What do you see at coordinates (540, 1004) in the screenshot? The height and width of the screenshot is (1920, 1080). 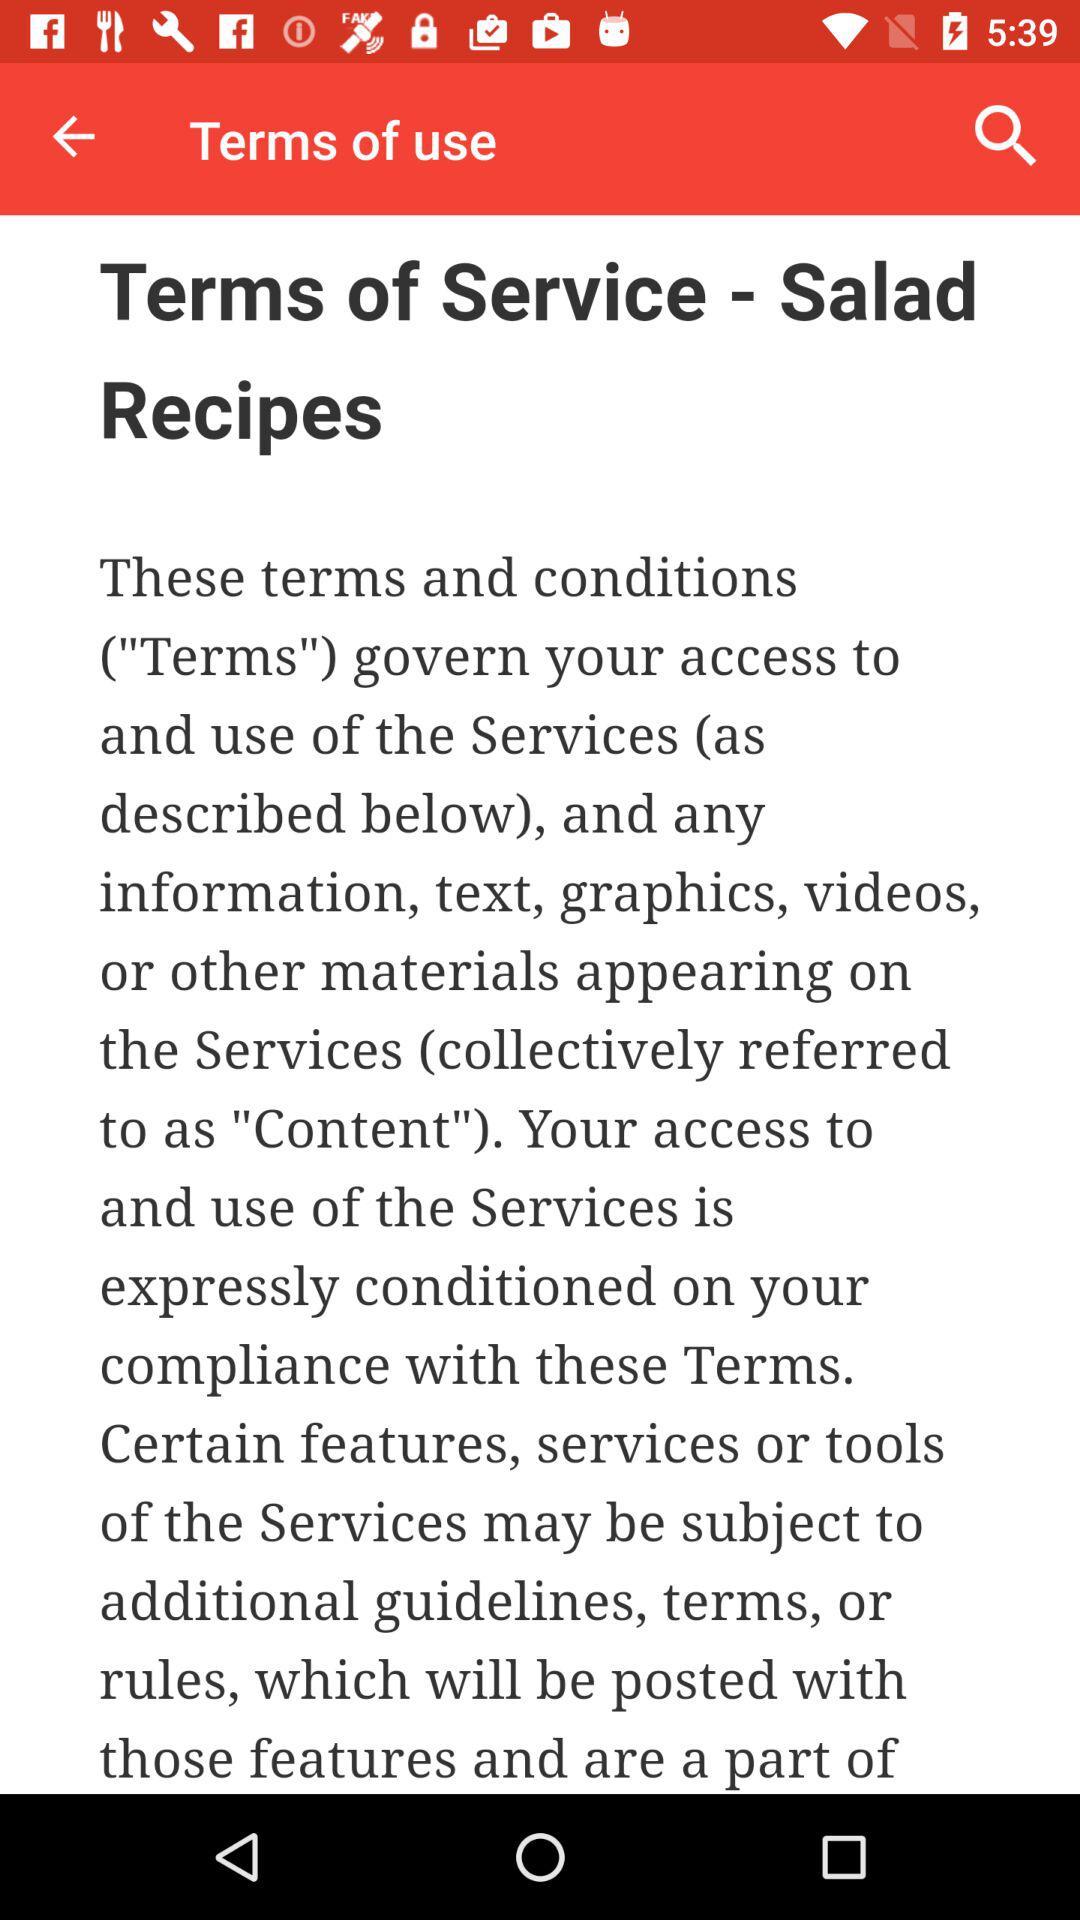 I see `share the article` at bounding box center [540, 1004].